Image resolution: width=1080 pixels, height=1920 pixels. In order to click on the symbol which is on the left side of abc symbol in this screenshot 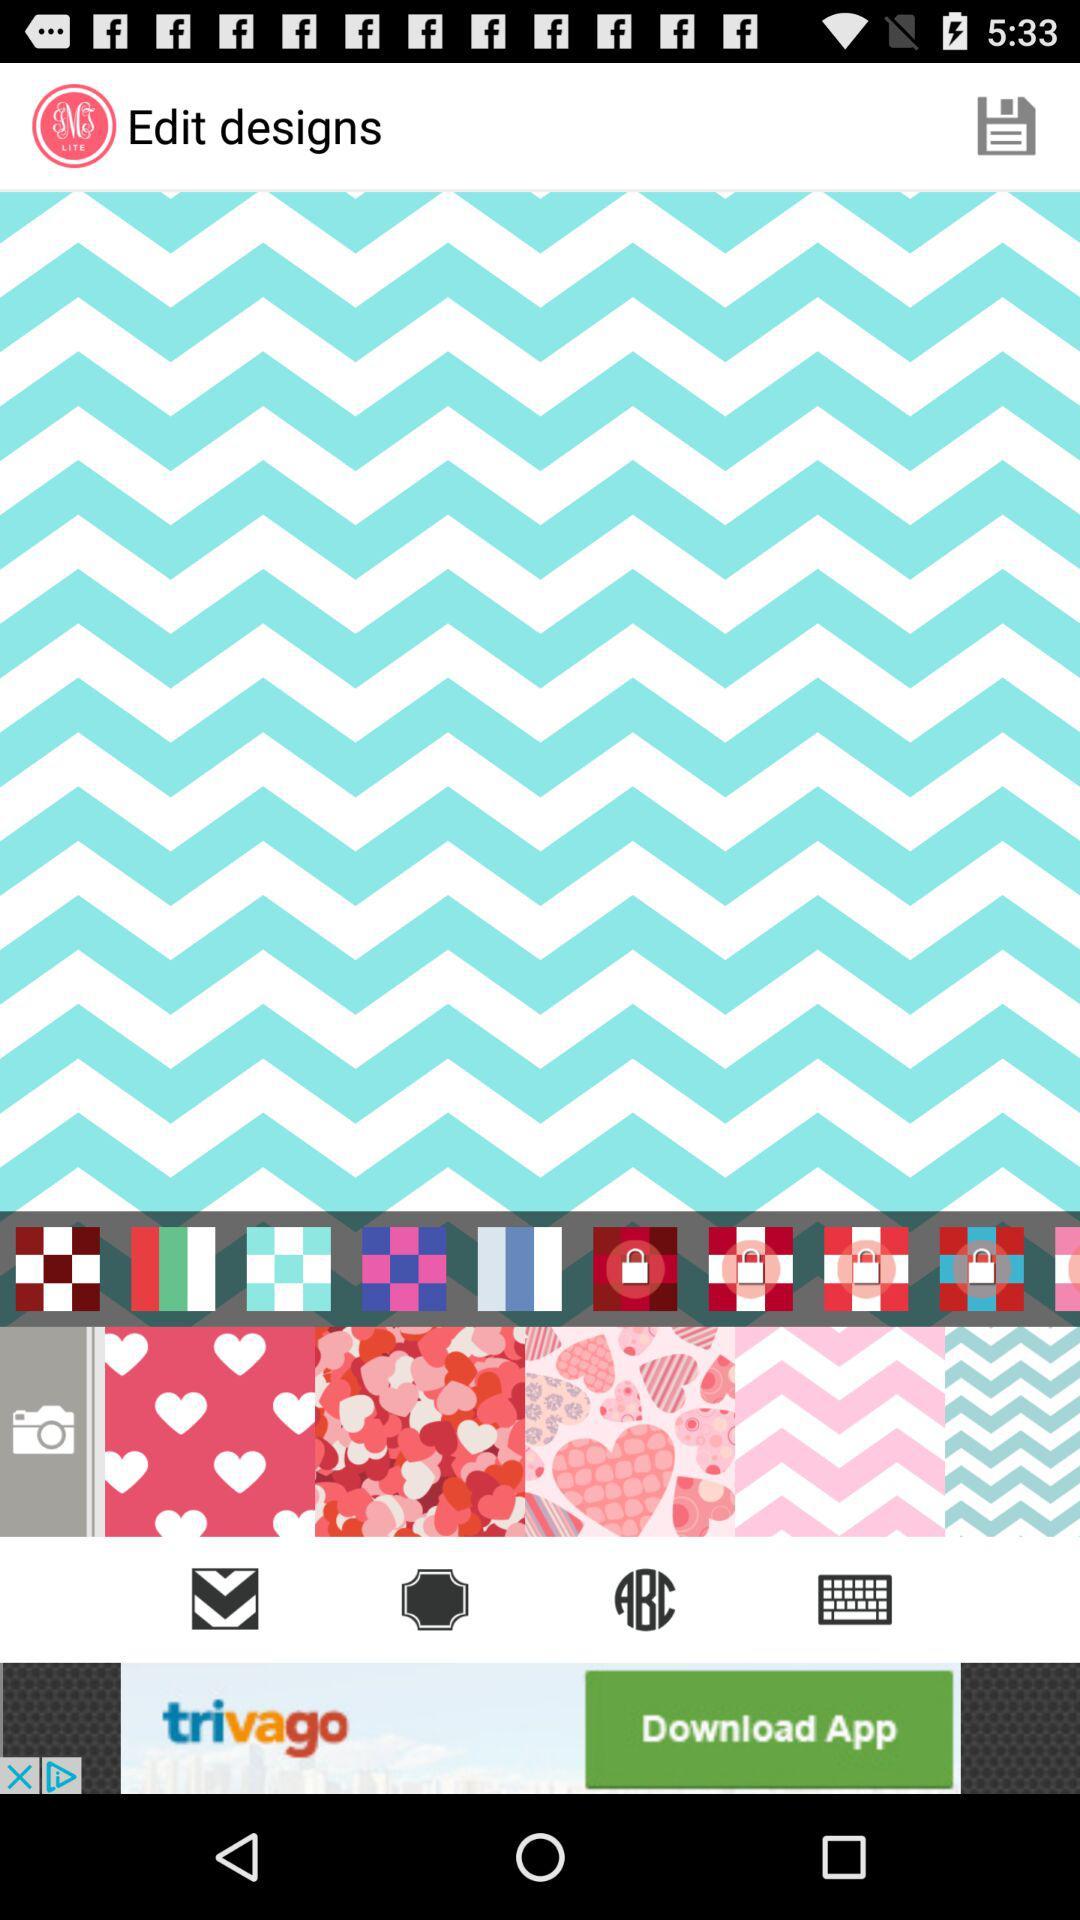, I will do `click(434, 1598)`.